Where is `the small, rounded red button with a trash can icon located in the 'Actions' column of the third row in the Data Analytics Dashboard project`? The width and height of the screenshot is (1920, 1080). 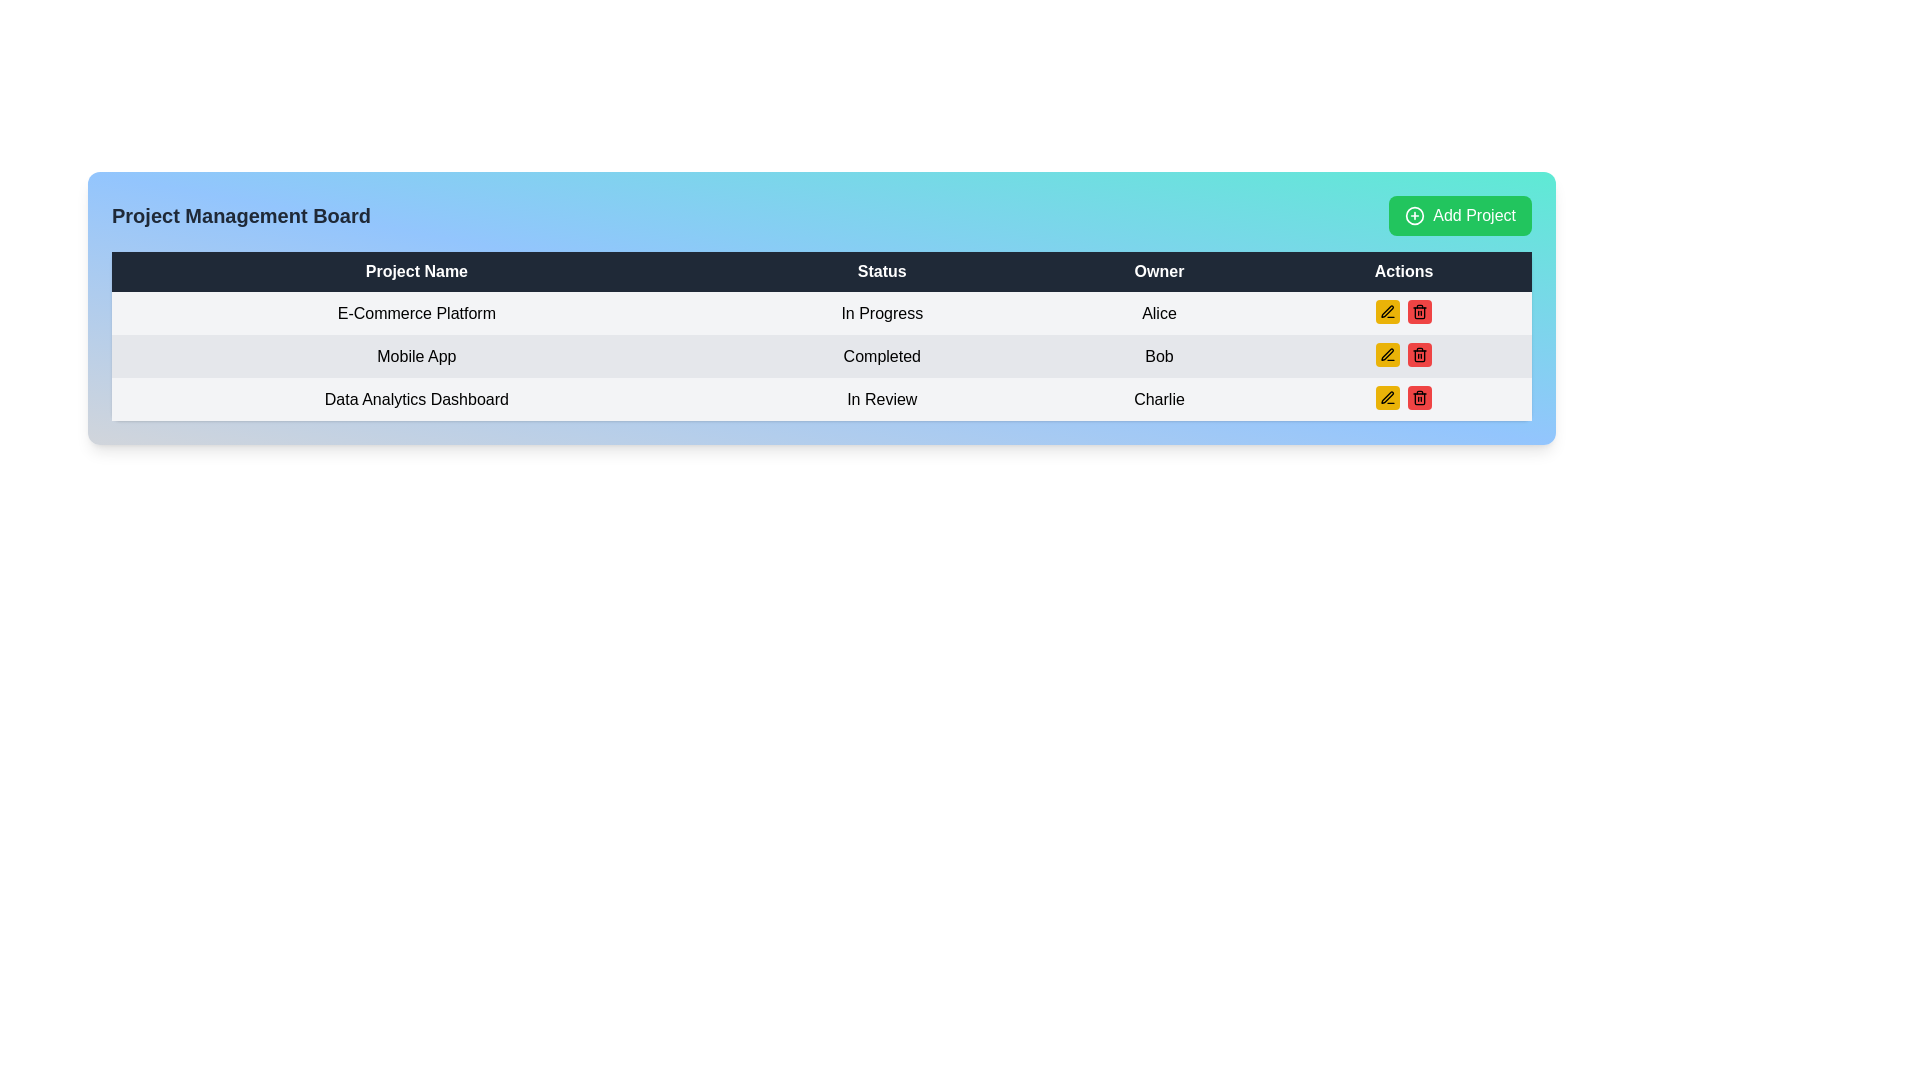
the small, rounded red button with a trash can icon located in the 'Actions' column of the third row in the Data Analytics Dashboard project is located at coordinates (1419, 353).